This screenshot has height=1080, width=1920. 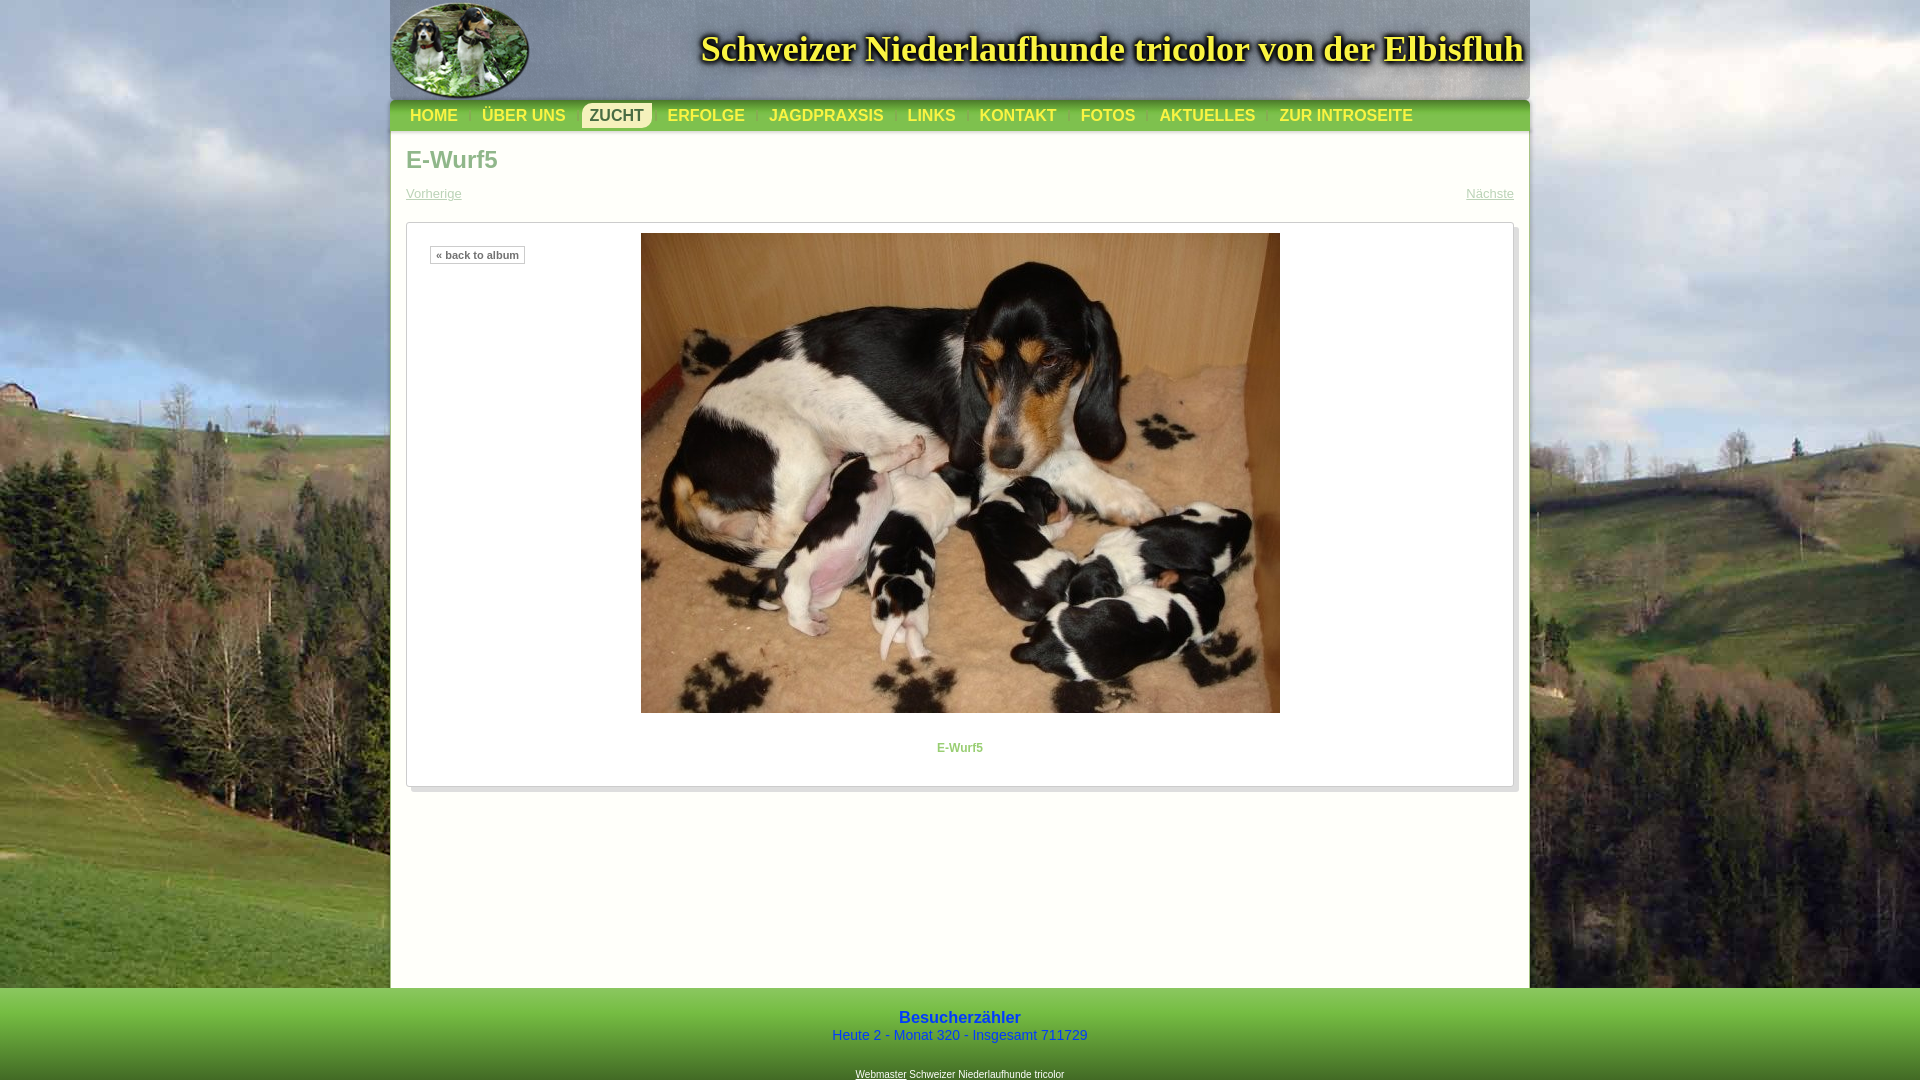 I want to click on 'LINKS', so click(x=930, y=115).